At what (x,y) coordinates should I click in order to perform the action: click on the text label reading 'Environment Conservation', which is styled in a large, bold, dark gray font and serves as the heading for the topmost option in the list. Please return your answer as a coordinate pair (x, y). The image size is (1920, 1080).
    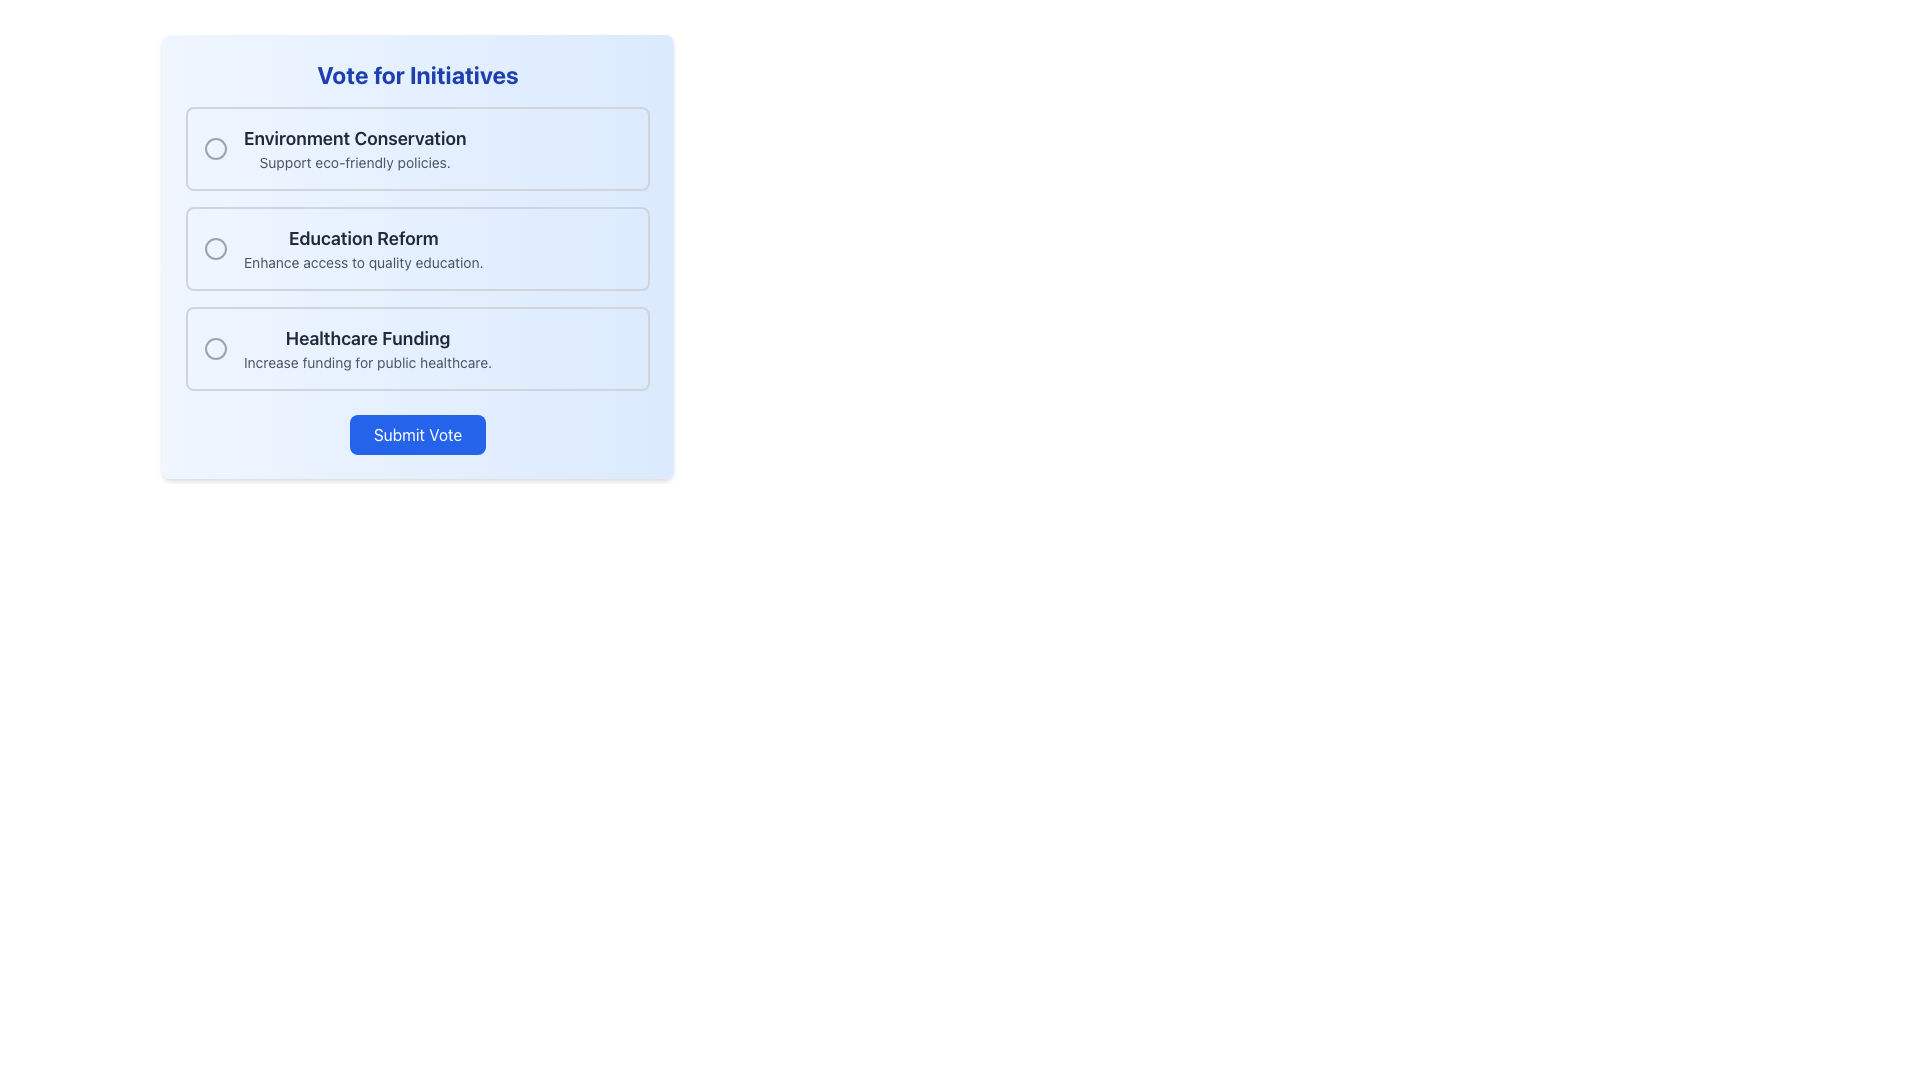
    Looking at the image, I should click on (355, 137).